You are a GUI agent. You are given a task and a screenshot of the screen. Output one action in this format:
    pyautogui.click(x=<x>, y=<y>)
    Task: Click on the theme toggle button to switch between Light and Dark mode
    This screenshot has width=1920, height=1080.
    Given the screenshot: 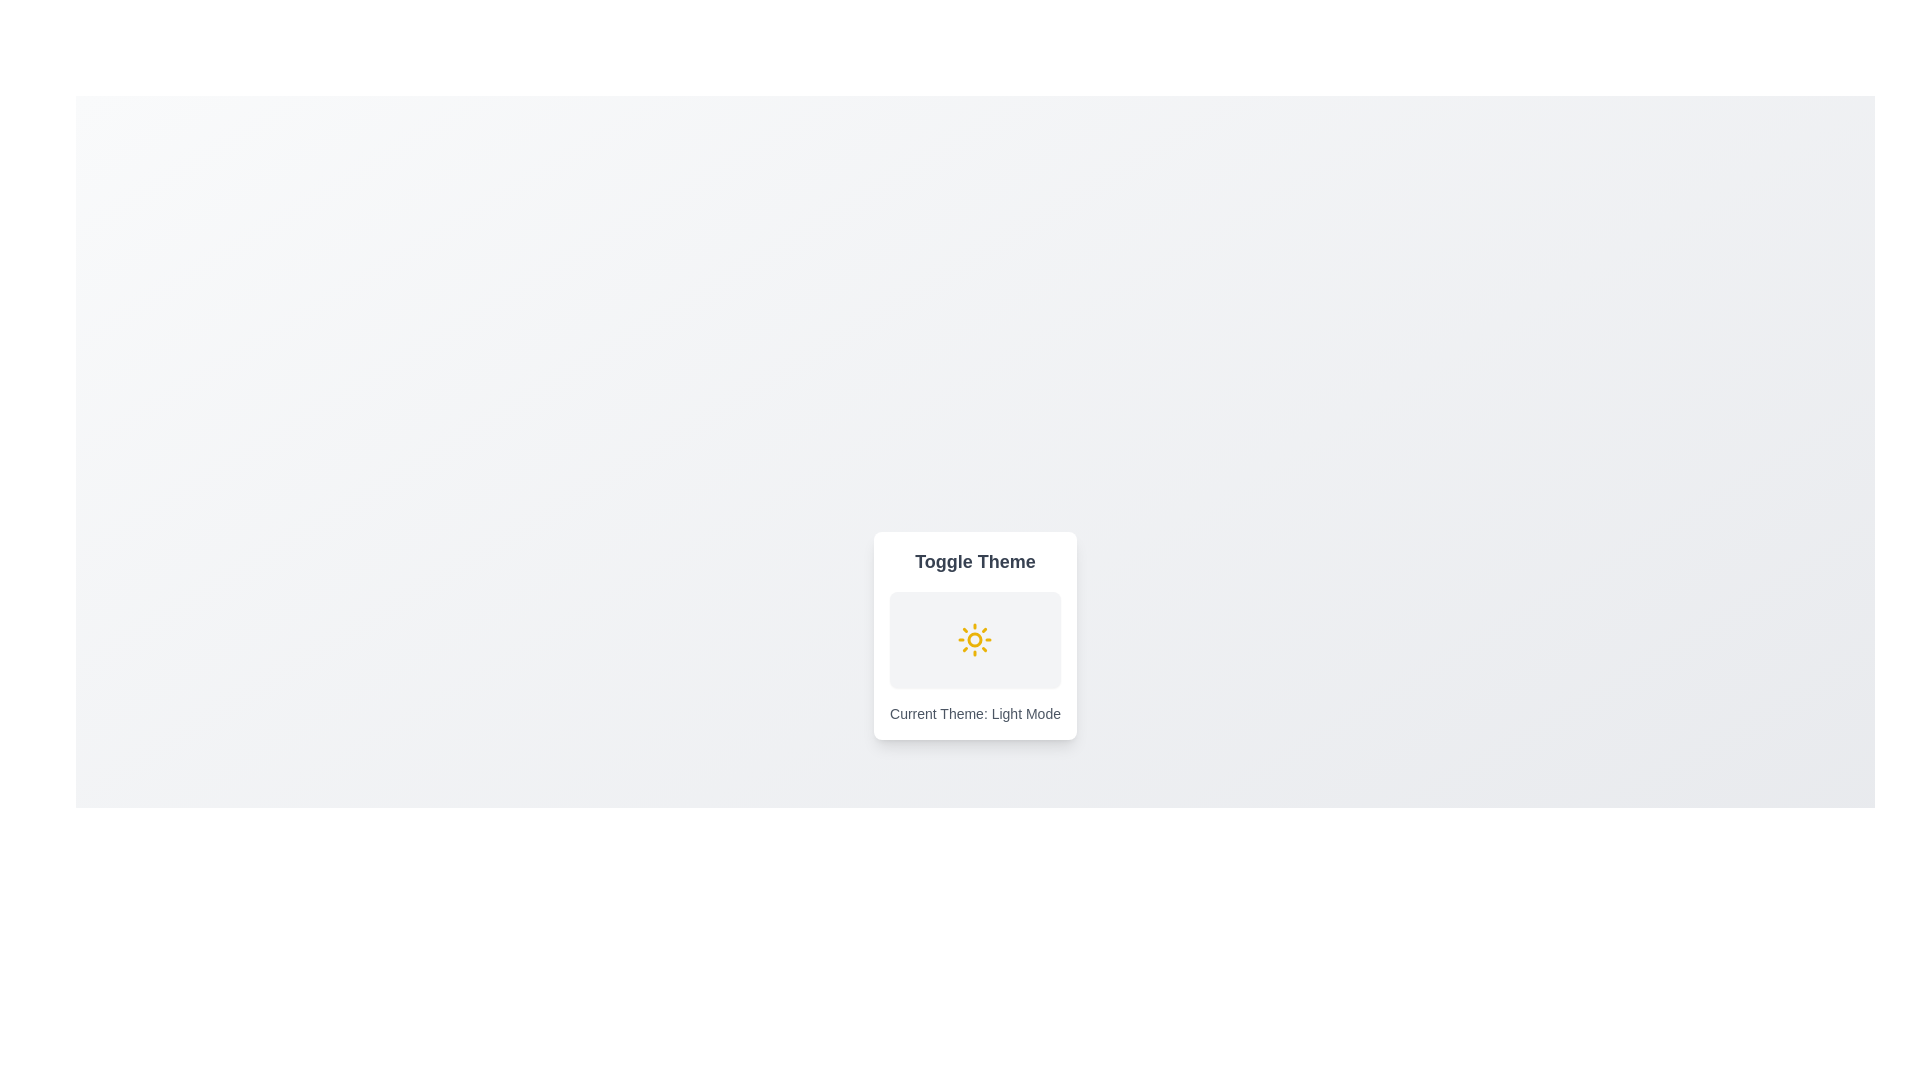 What is the action you would take?
    pyautogui.click(x=974, y=640)
    